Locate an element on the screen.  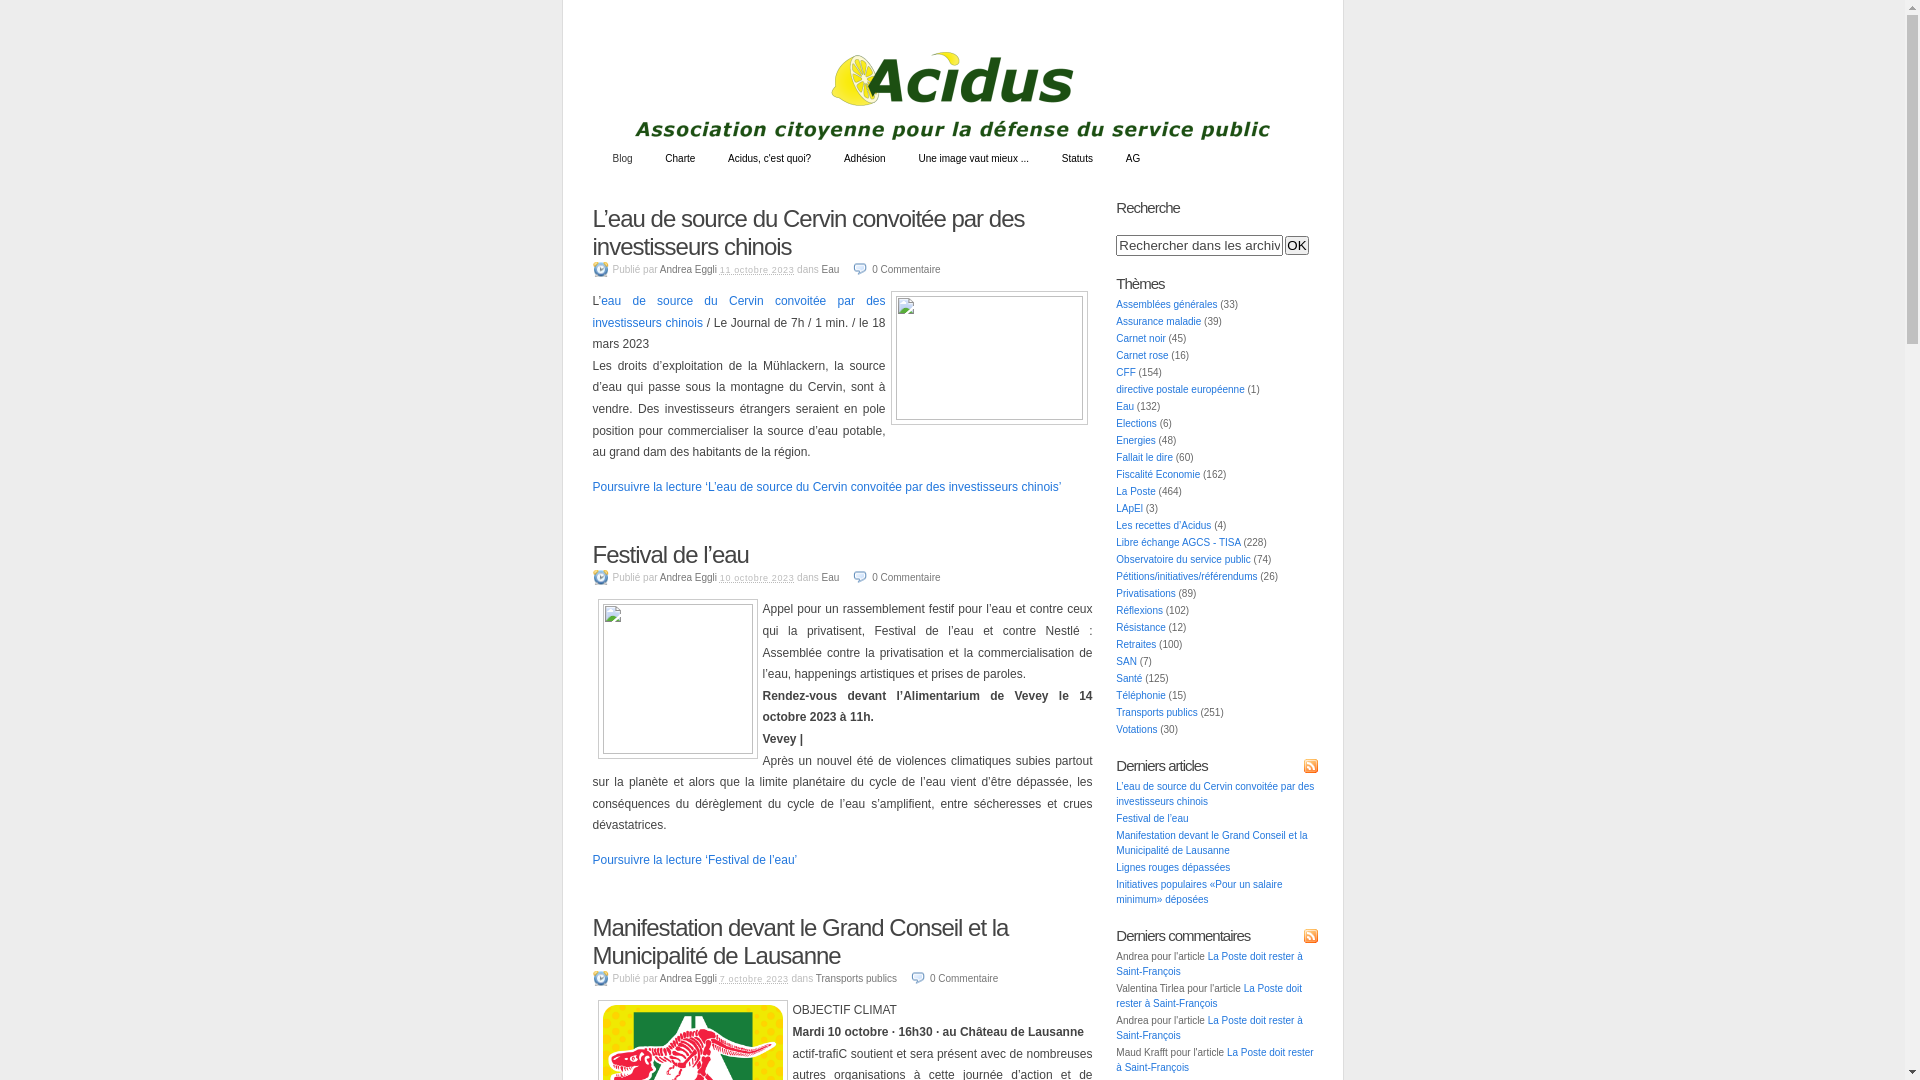
'Eau' is located at coordinates (830, 268).